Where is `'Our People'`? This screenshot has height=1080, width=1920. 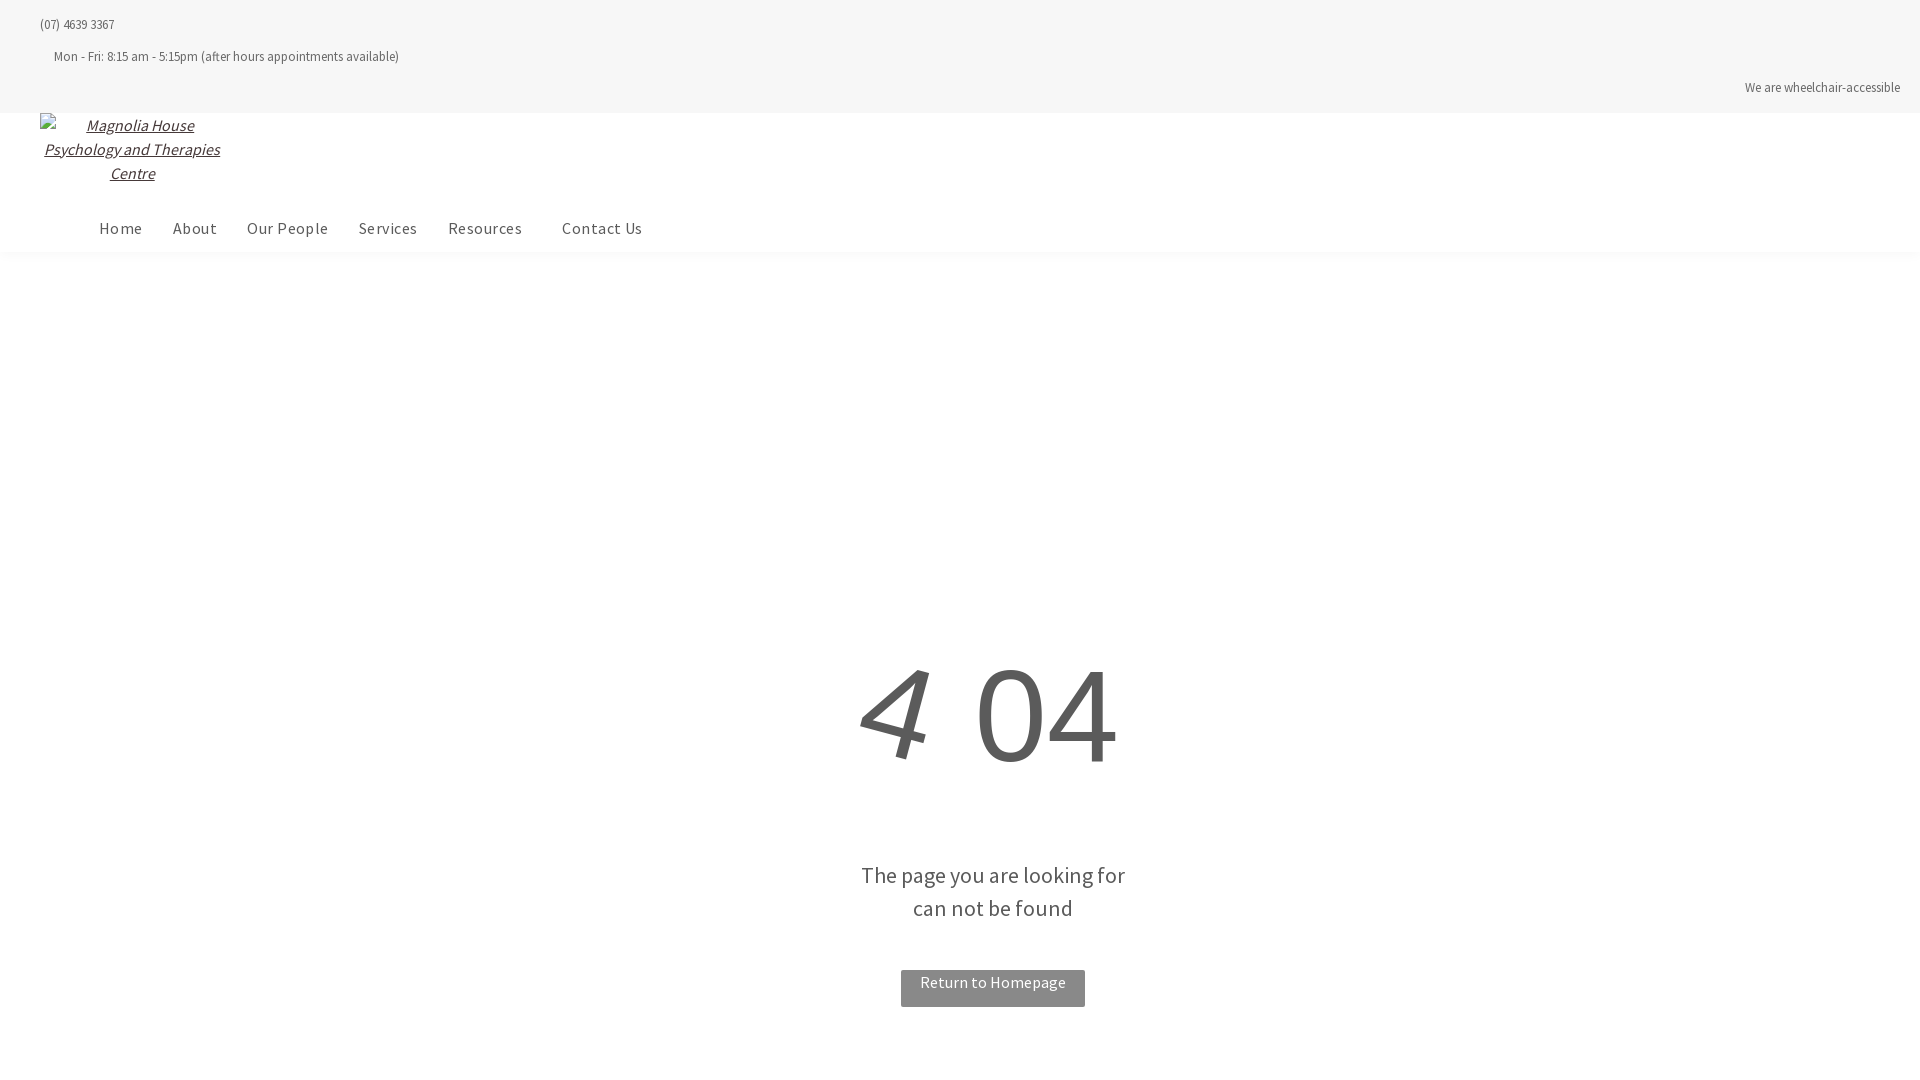
'Our People' is located at coordinates (287, 226).